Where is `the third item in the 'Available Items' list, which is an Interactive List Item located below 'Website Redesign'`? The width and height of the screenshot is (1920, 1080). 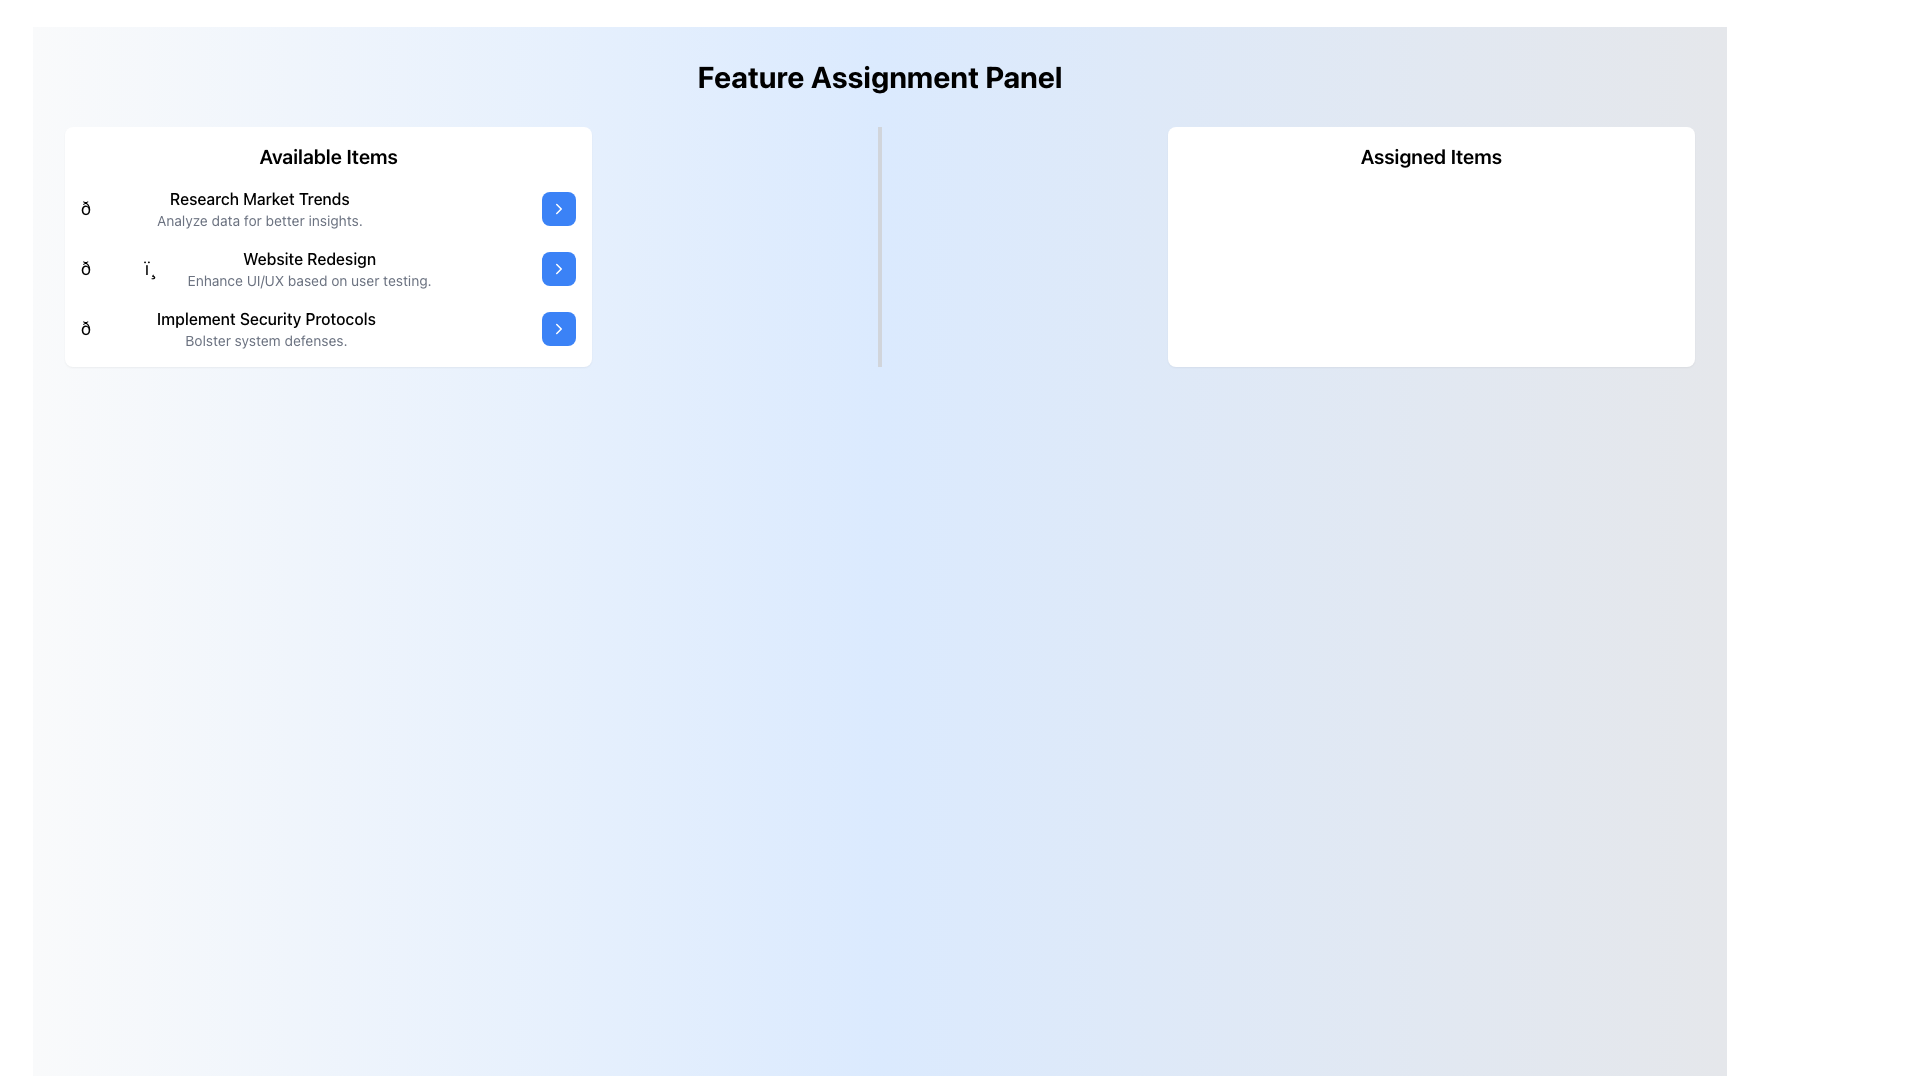
the third item in the 'Available Items' list, which is an Interactive List Item located below 'Website Redesign' is located at coordinates (328, 327).